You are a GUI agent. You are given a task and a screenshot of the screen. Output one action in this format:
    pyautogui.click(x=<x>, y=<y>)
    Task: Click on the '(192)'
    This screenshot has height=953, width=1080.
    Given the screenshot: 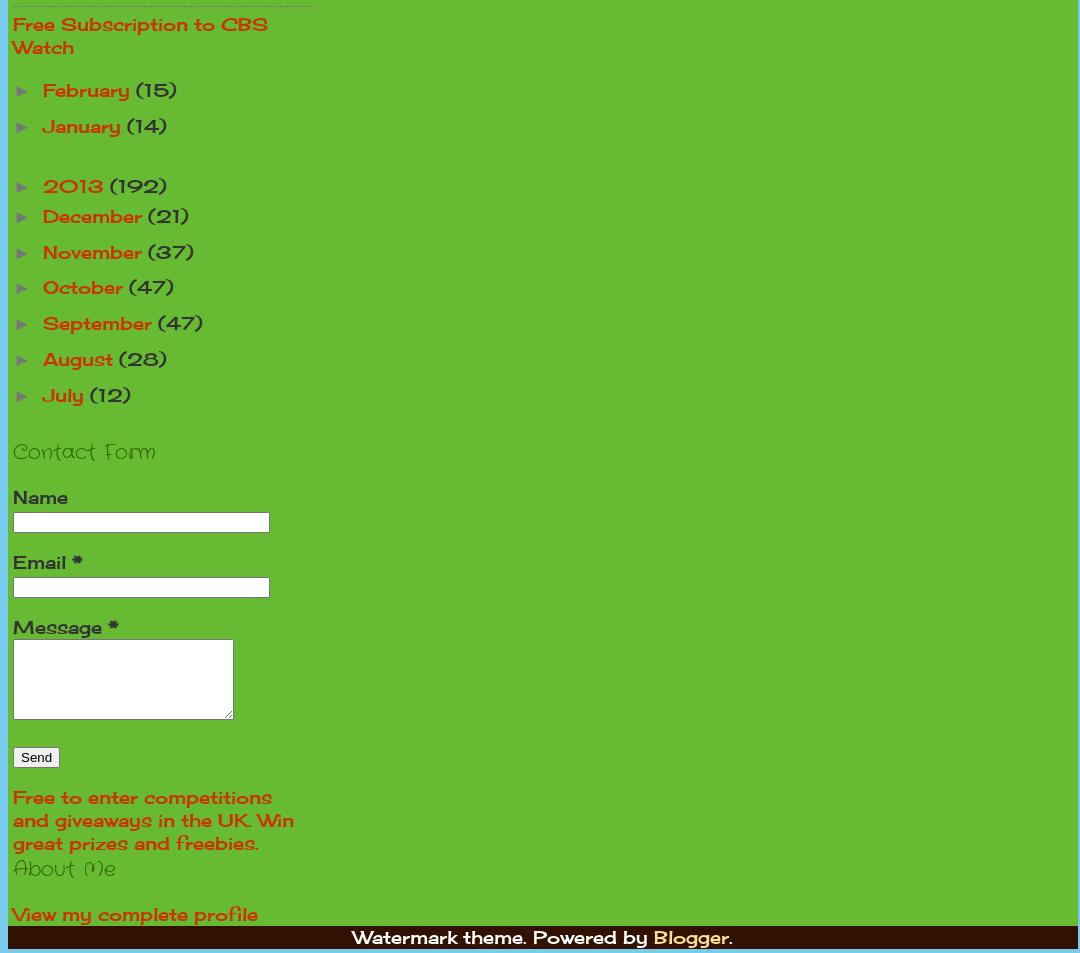 What is the action you would take?
    pyautogui.click(x=137, y=185)
    